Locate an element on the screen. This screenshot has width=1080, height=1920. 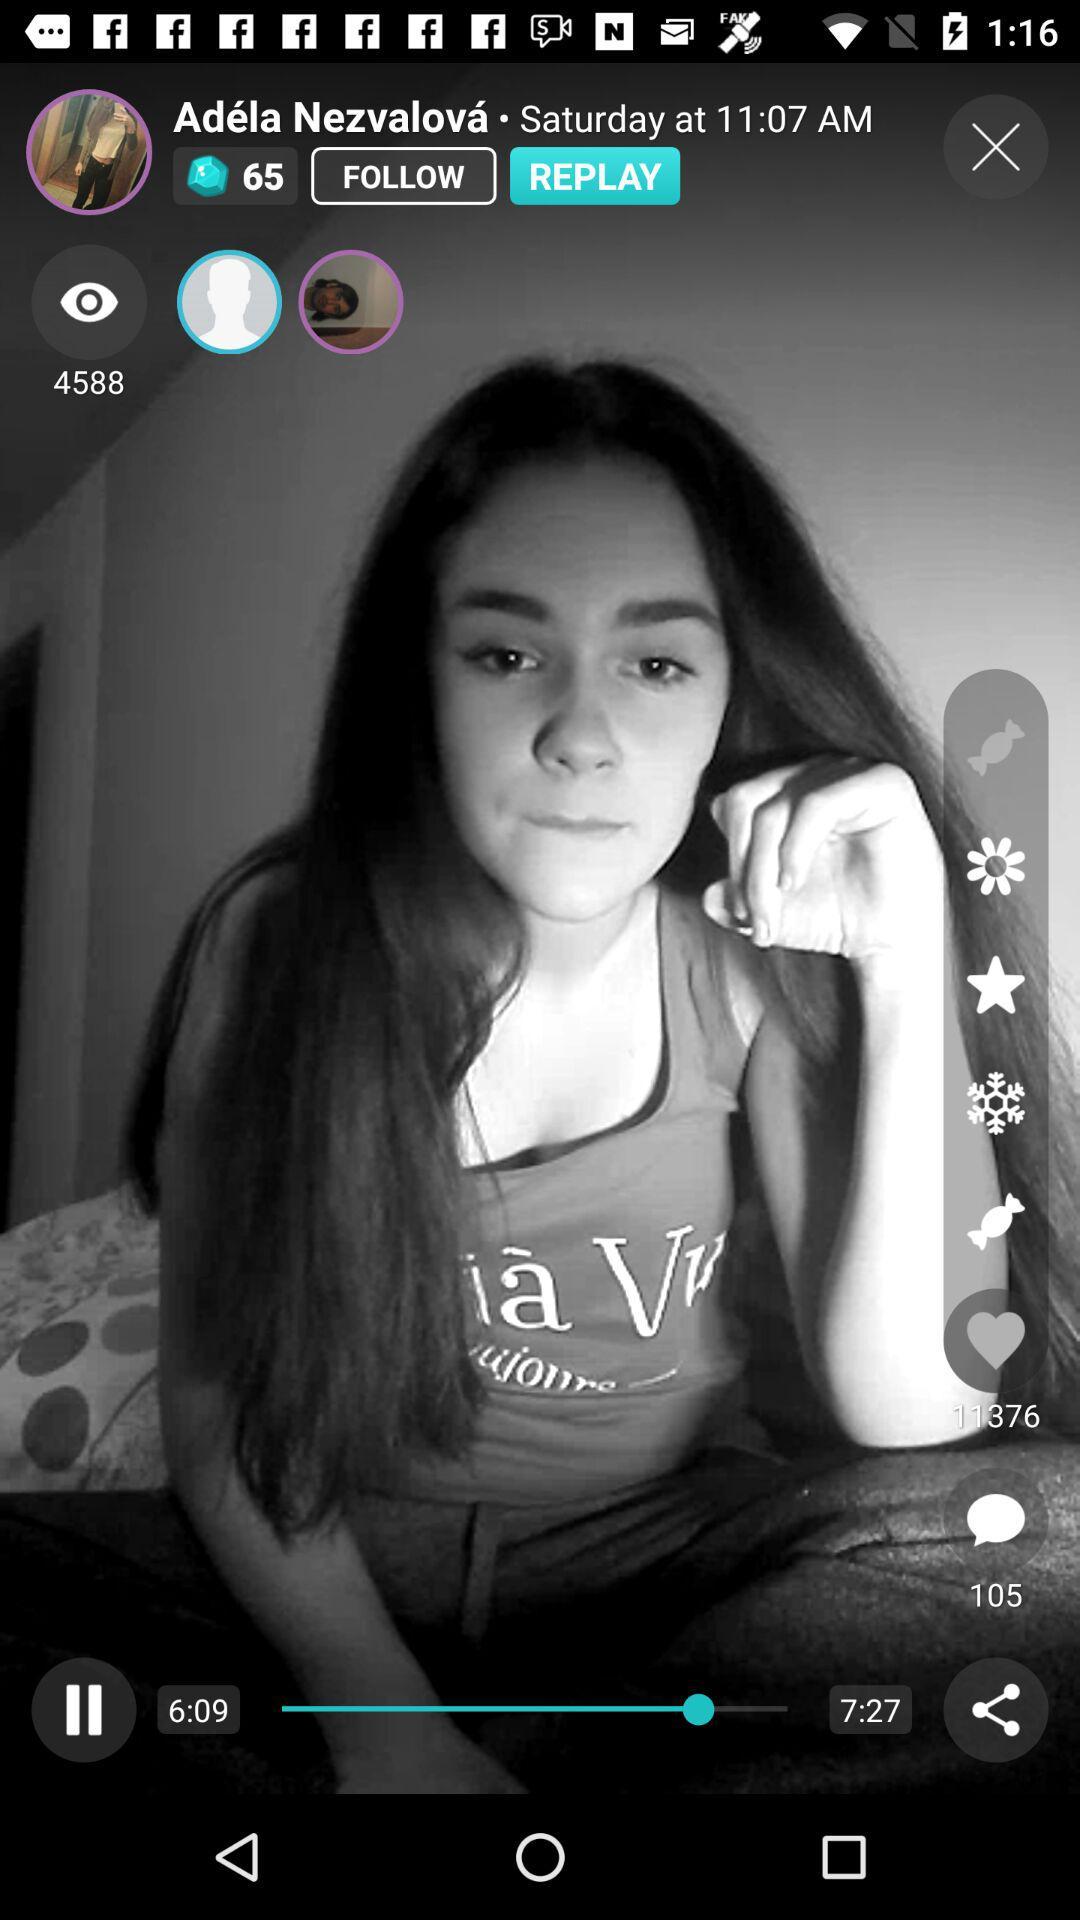
show flower overlay is located at coordinates (995, 866).